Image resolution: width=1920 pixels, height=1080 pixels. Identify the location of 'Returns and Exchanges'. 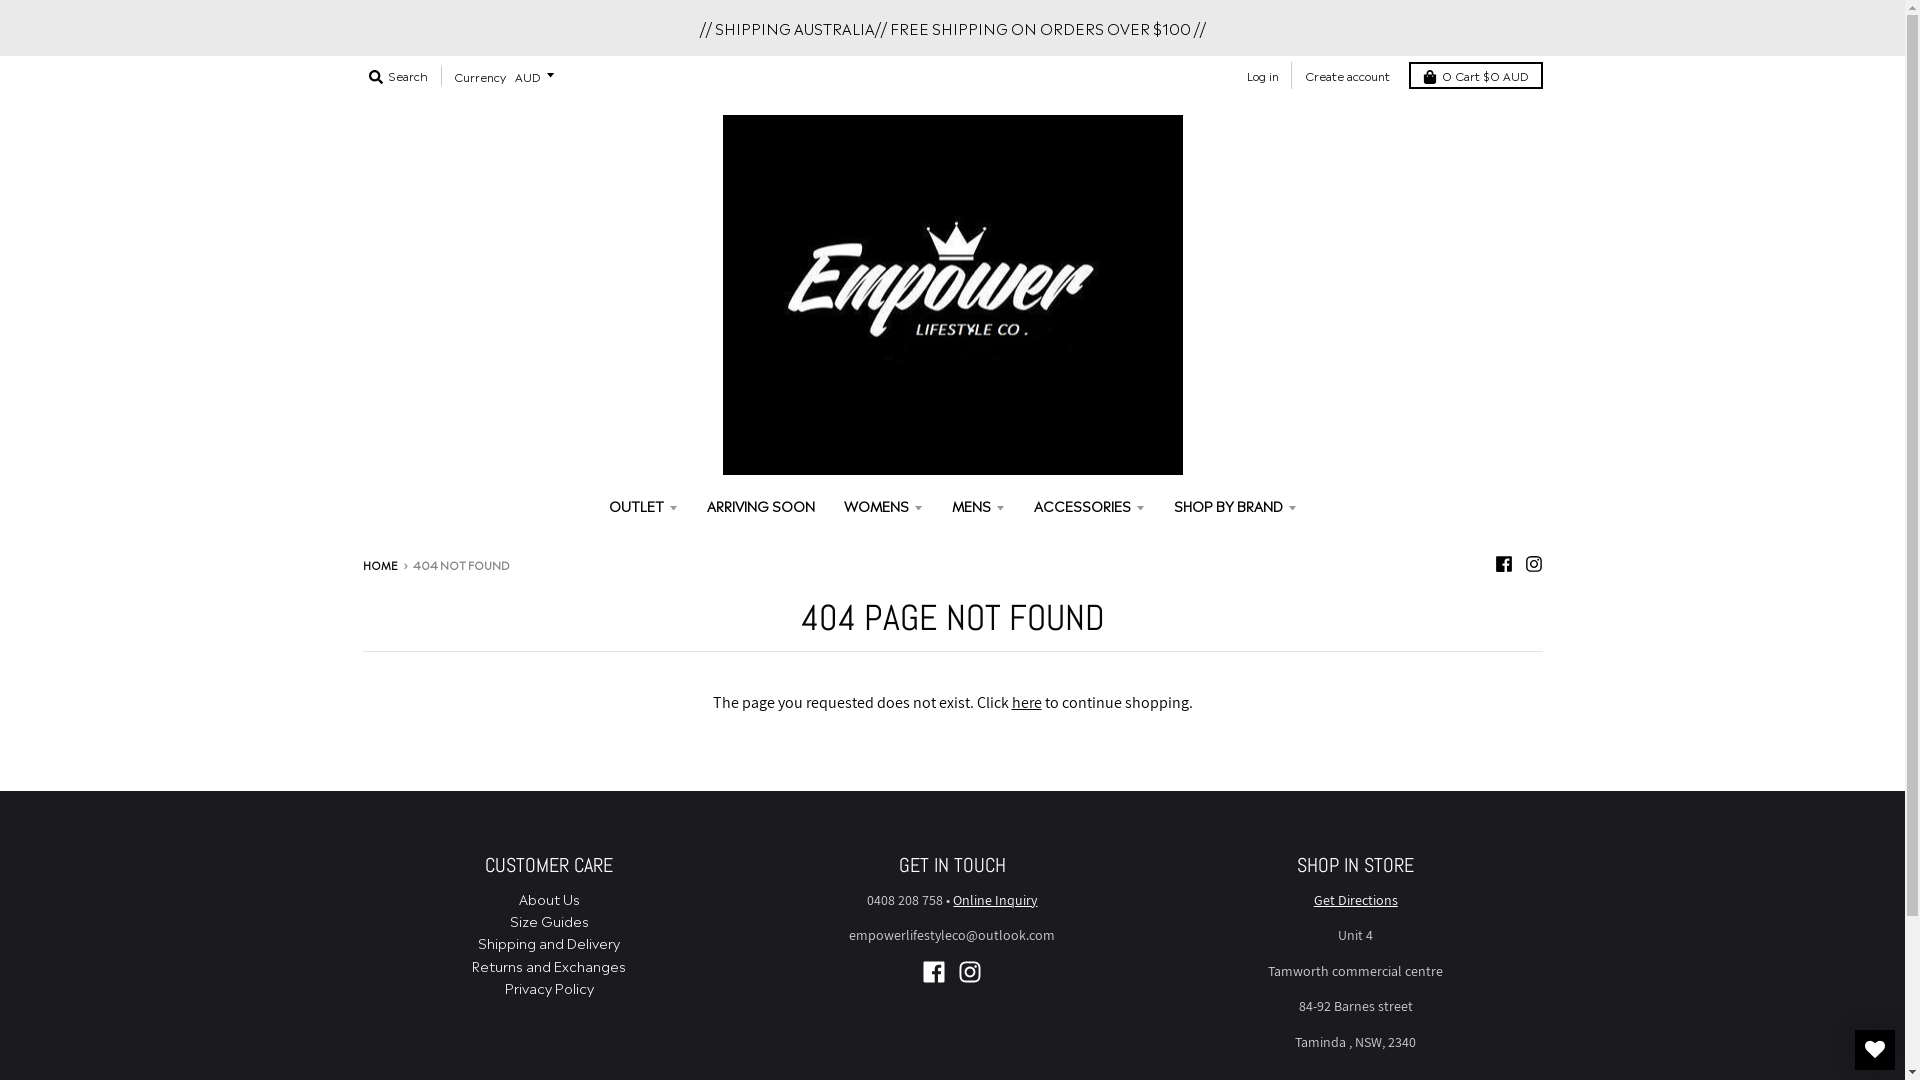
(548, 963).